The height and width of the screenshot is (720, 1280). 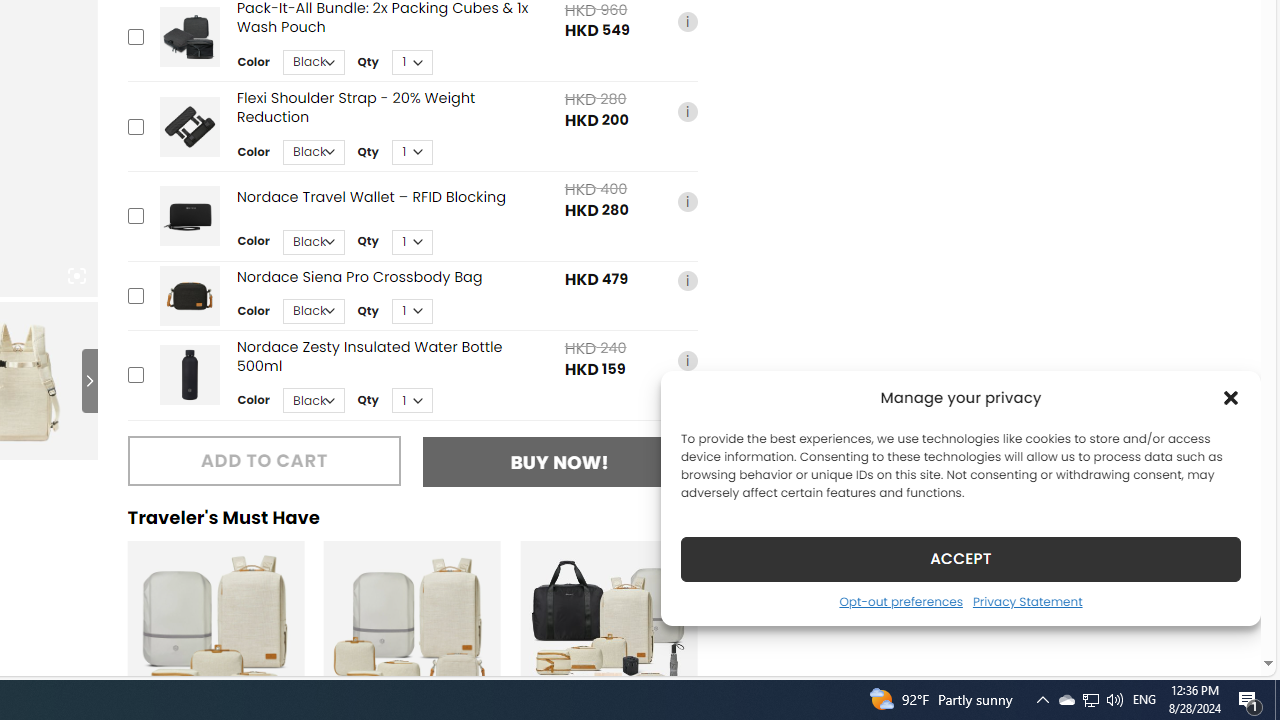 What do you see at coordinates (1230, 397) in the screenshot?
I see `'Class: cmplz-close'` at bounding box center [1230, 397].